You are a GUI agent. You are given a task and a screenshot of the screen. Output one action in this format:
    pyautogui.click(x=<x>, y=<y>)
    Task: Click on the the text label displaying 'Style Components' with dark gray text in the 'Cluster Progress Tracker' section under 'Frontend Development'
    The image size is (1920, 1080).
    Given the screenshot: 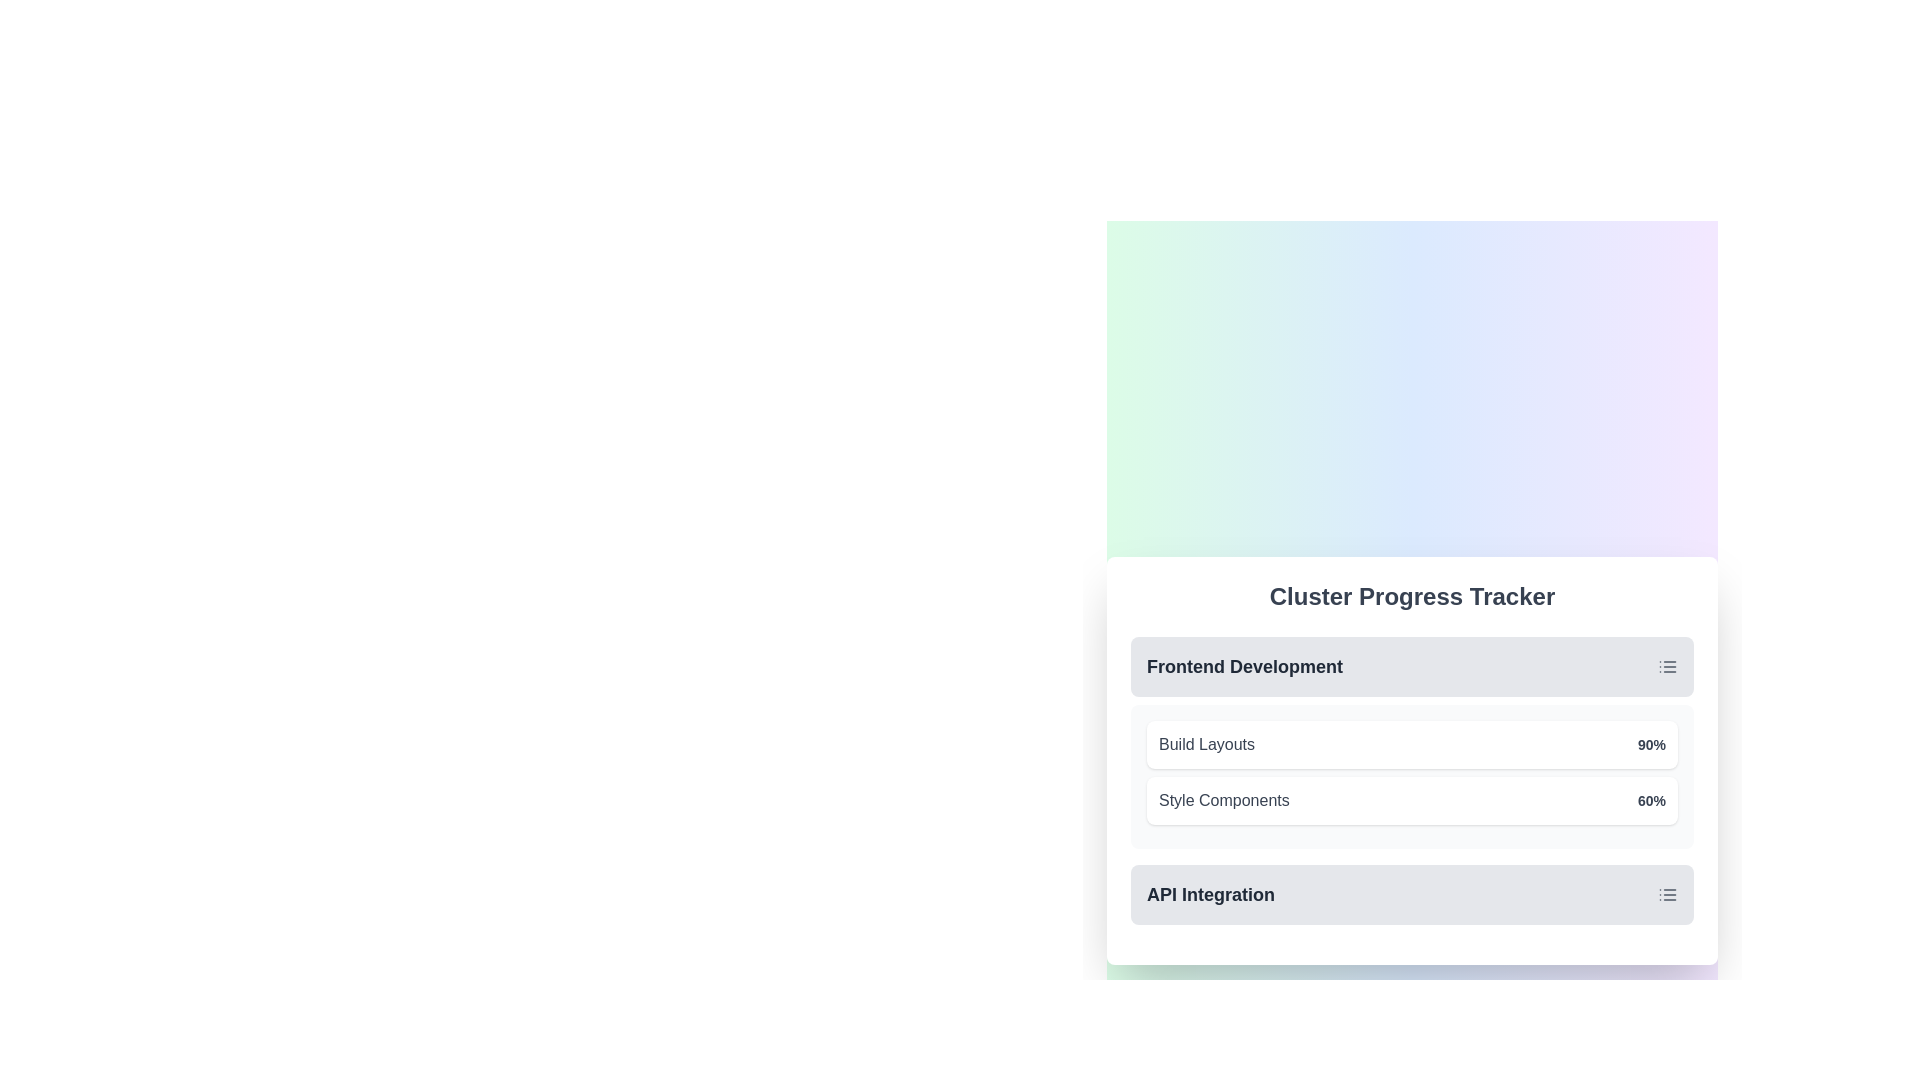 What is the action you would take?
    pyautogui.click(x=1223, y=800)
    